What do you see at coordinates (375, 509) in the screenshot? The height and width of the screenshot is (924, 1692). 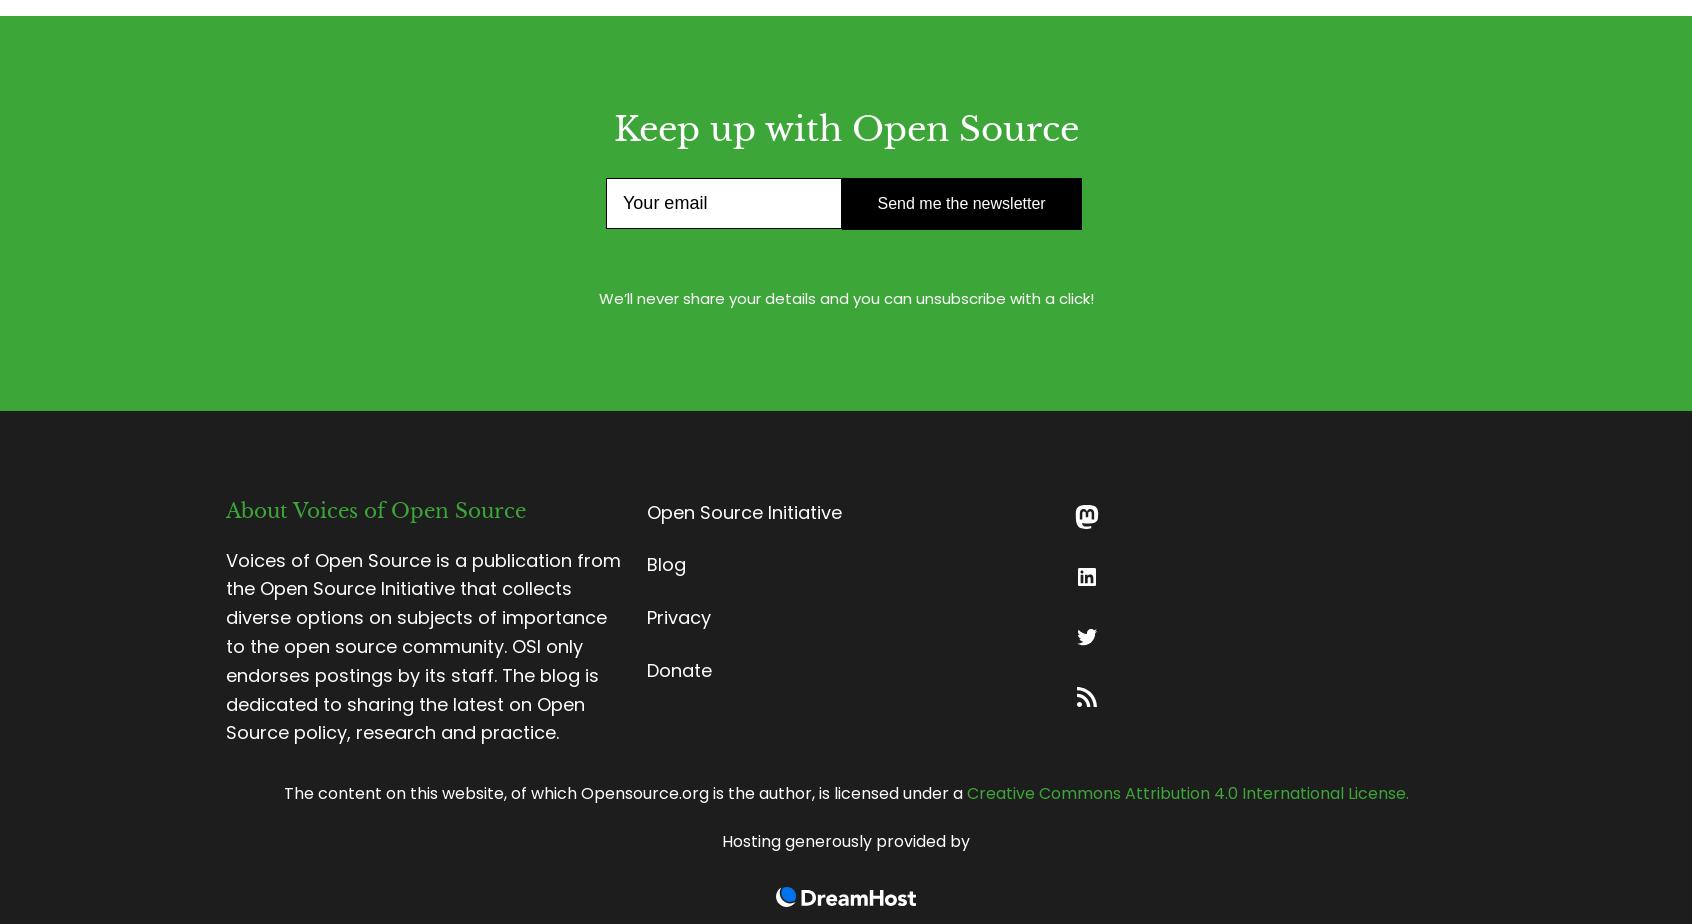 I see `'About Voices of Open Source'` at bounding box center [375, 509].